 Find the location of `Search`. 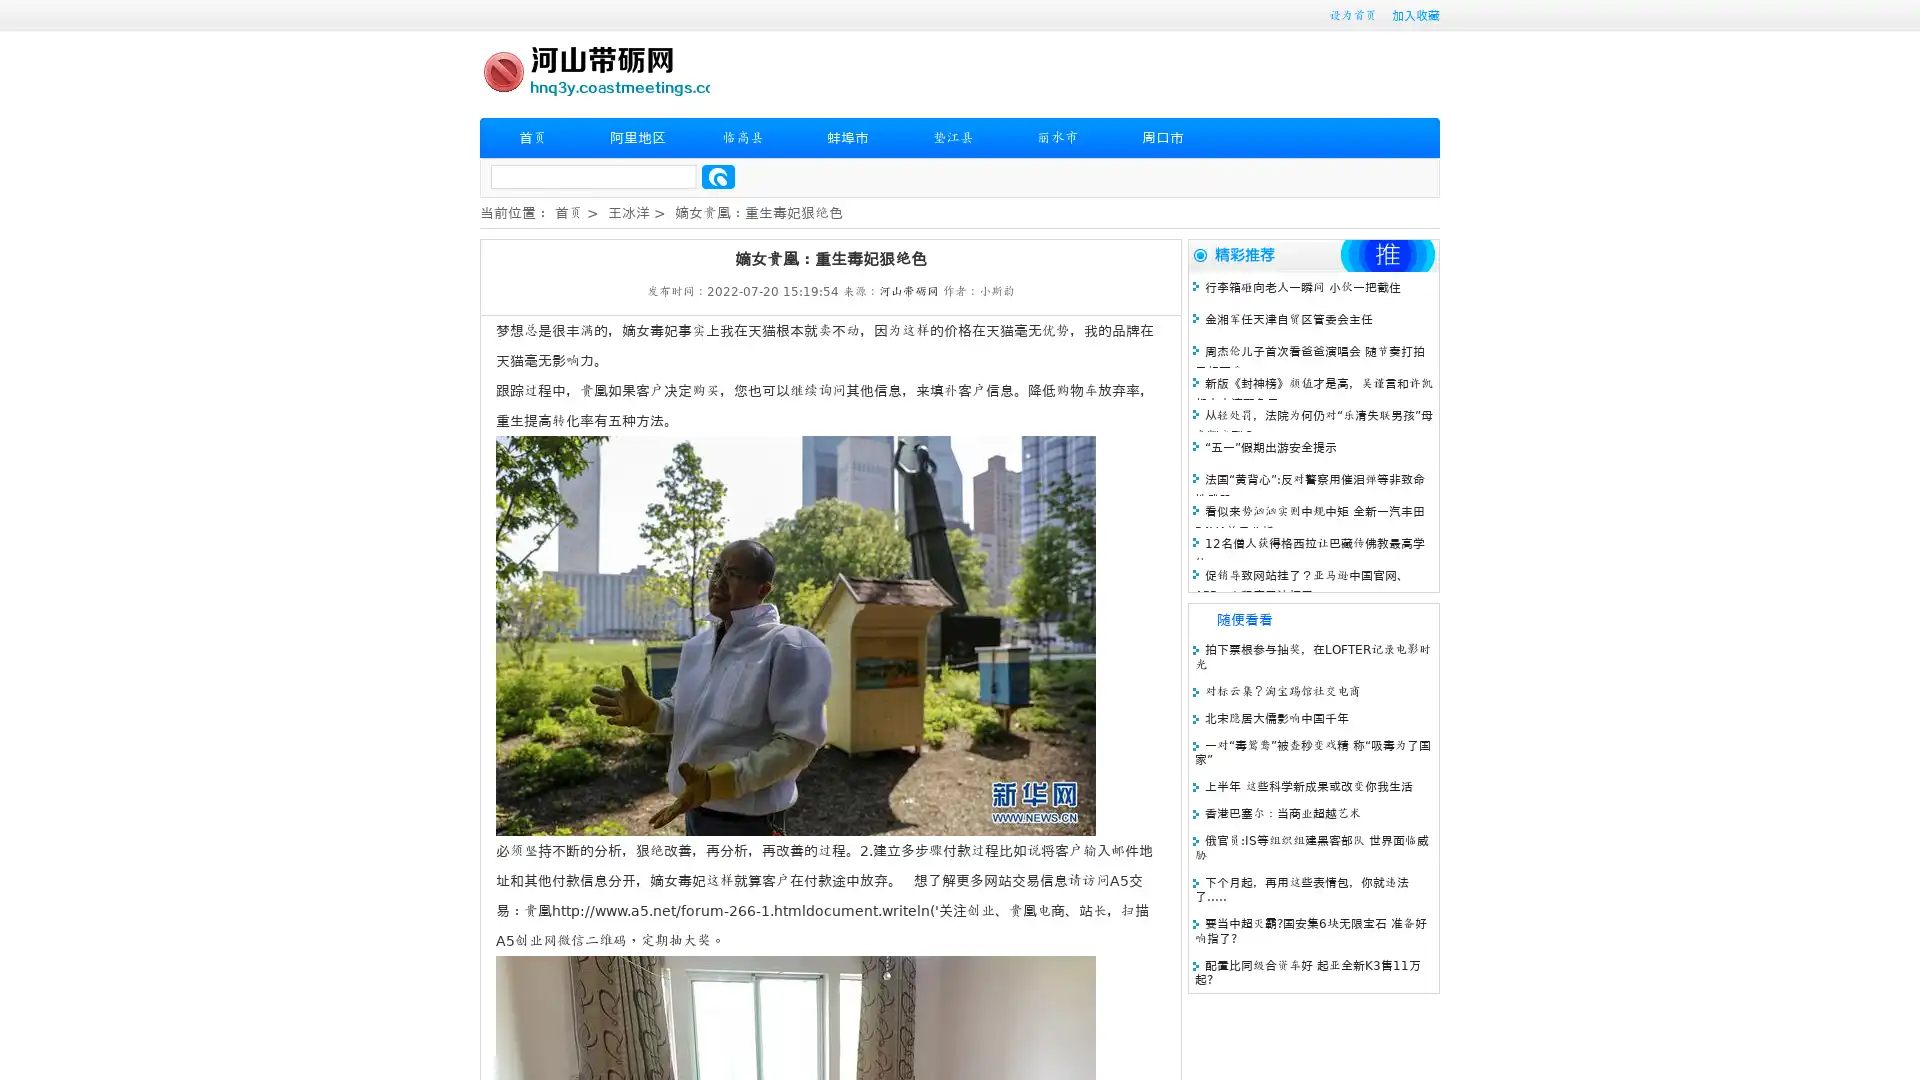

Search is located at coordinates (718, 176).